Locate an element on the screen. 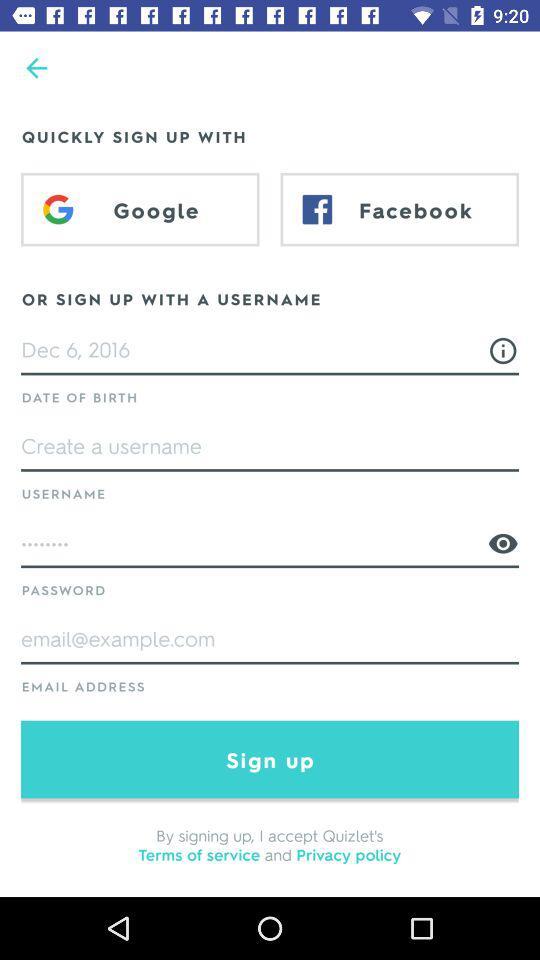 Image resolution: width=540 pixels, height=960 pixels. the icon to the left of the facebook icon is located at coordinates (139, 209).